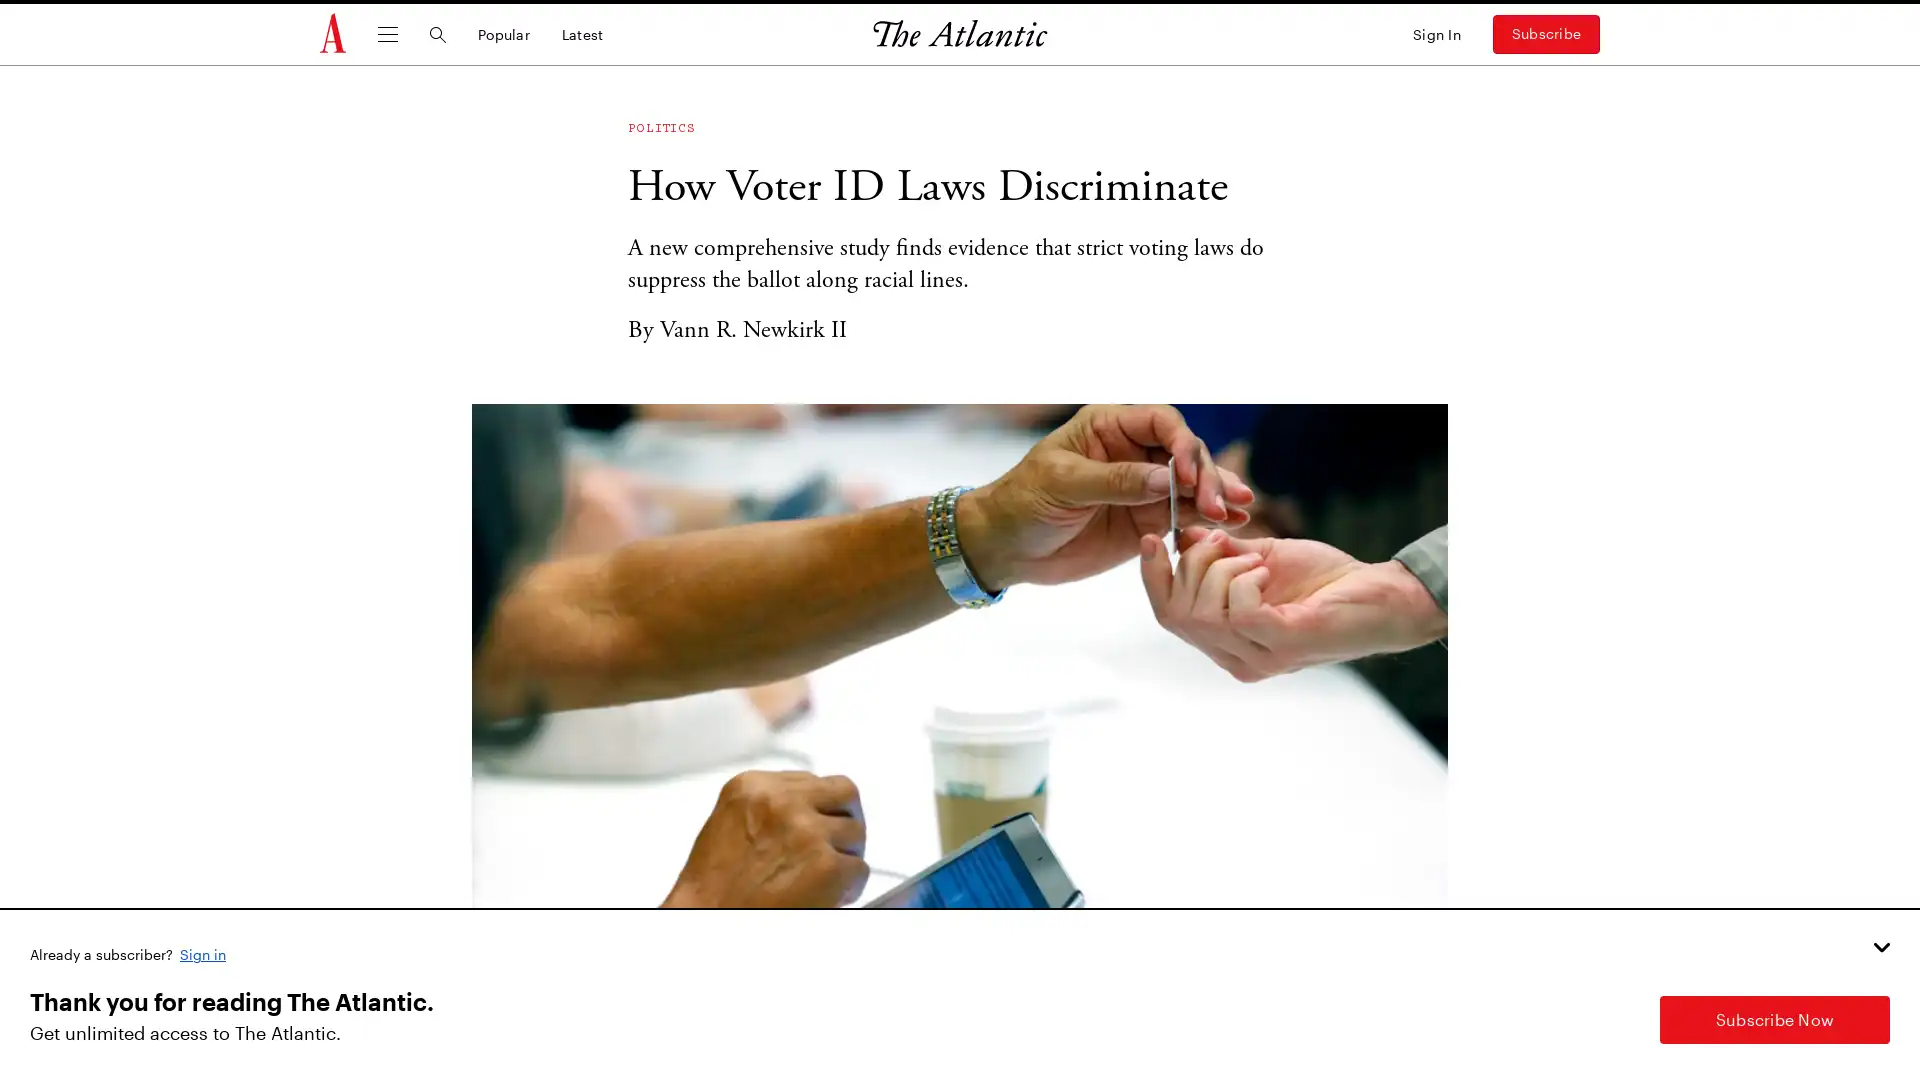 The width and height of the screenshot is (1920, 1080). Describe the element at coordinates (388, 34) in the screenshot. I see `Open Main Menu` at that location.